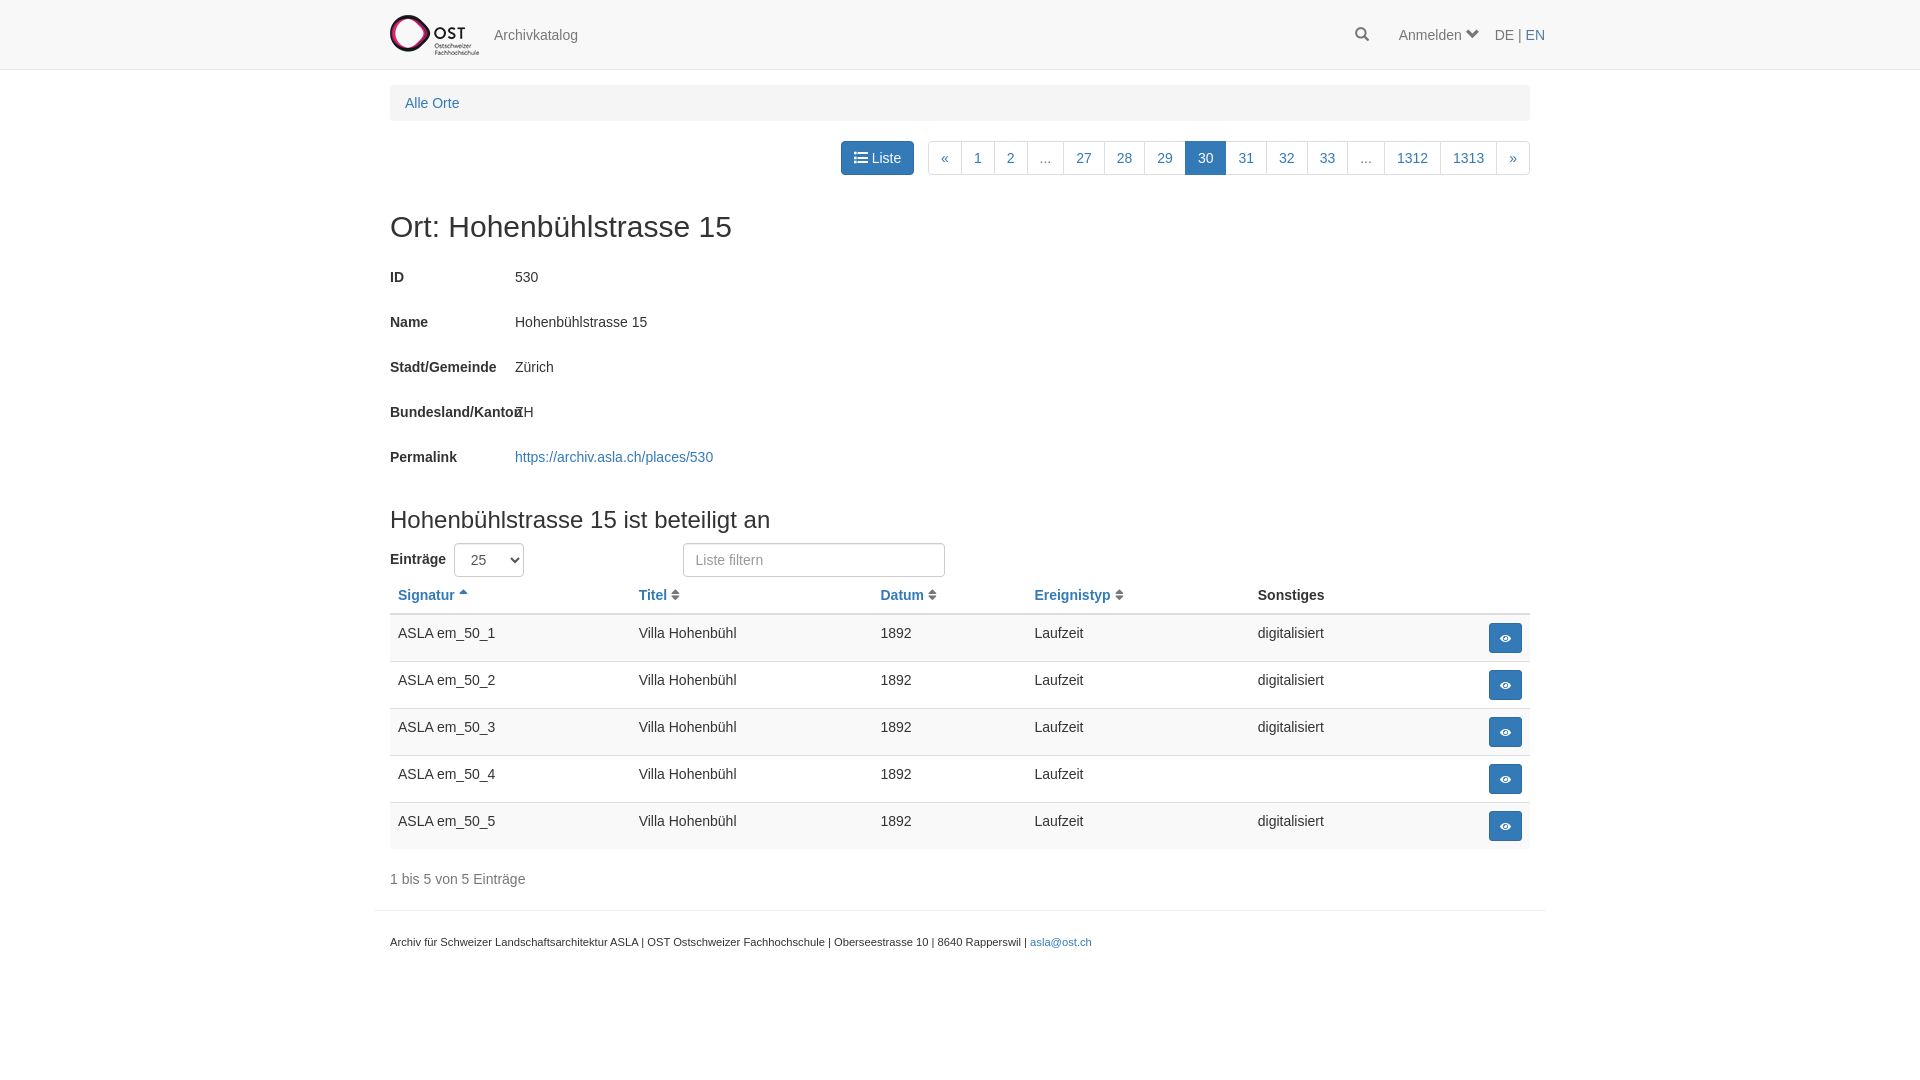 The width and height of the screenshot is (1920, 1080). I want to click on '33', so click(1328, 157).